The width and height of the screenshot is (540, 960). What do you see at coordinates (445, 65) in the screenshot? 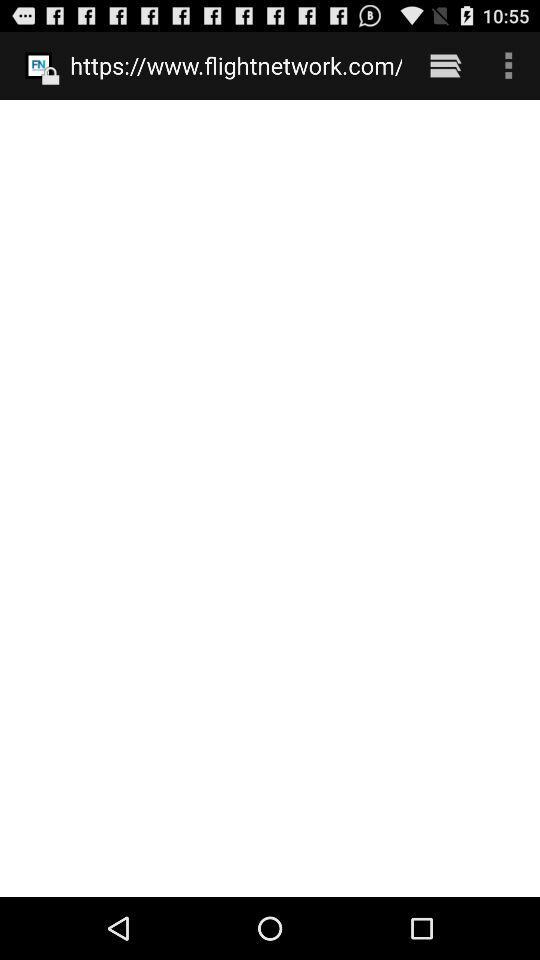
I see `icon to the right of the https www flightnetwork item` at bounding box center [445, 65].